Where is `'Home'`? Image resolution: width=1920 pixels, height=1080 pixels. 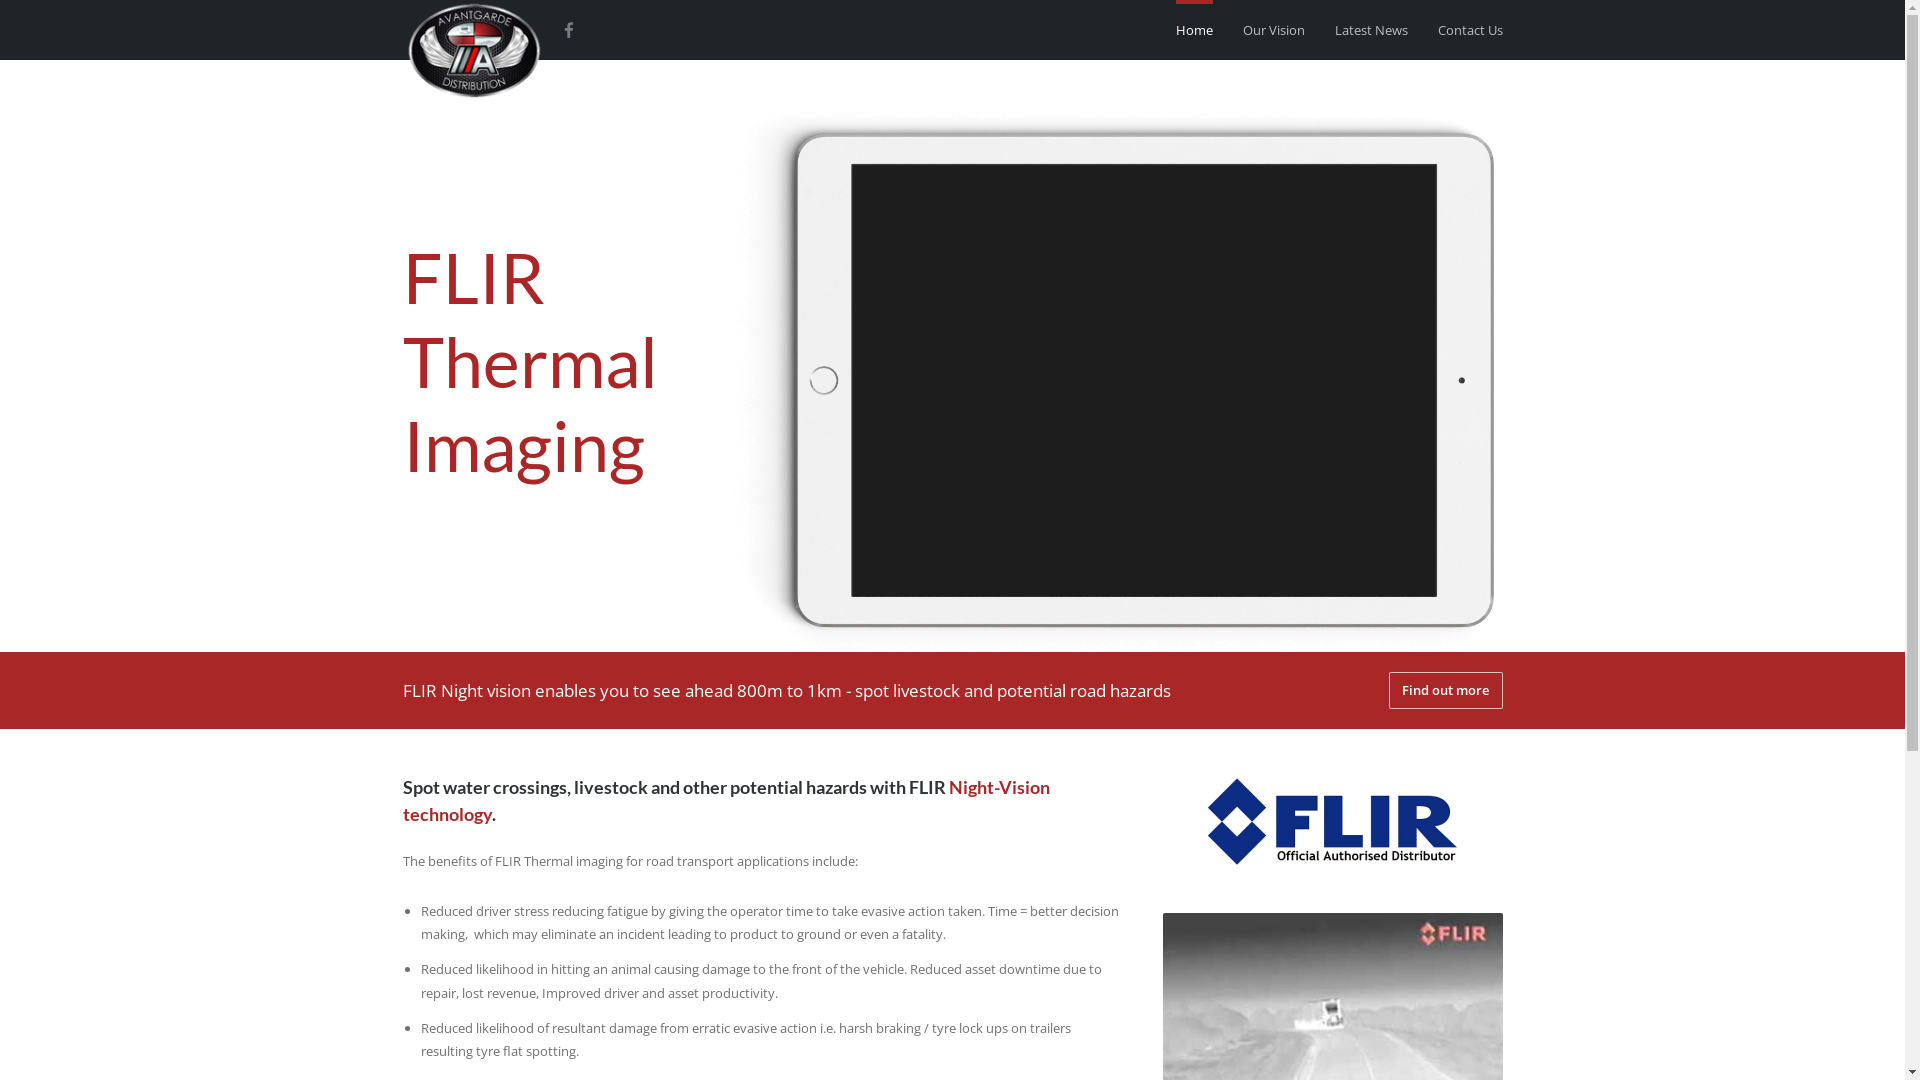
'Home' is located at coordinates (1194, 30).